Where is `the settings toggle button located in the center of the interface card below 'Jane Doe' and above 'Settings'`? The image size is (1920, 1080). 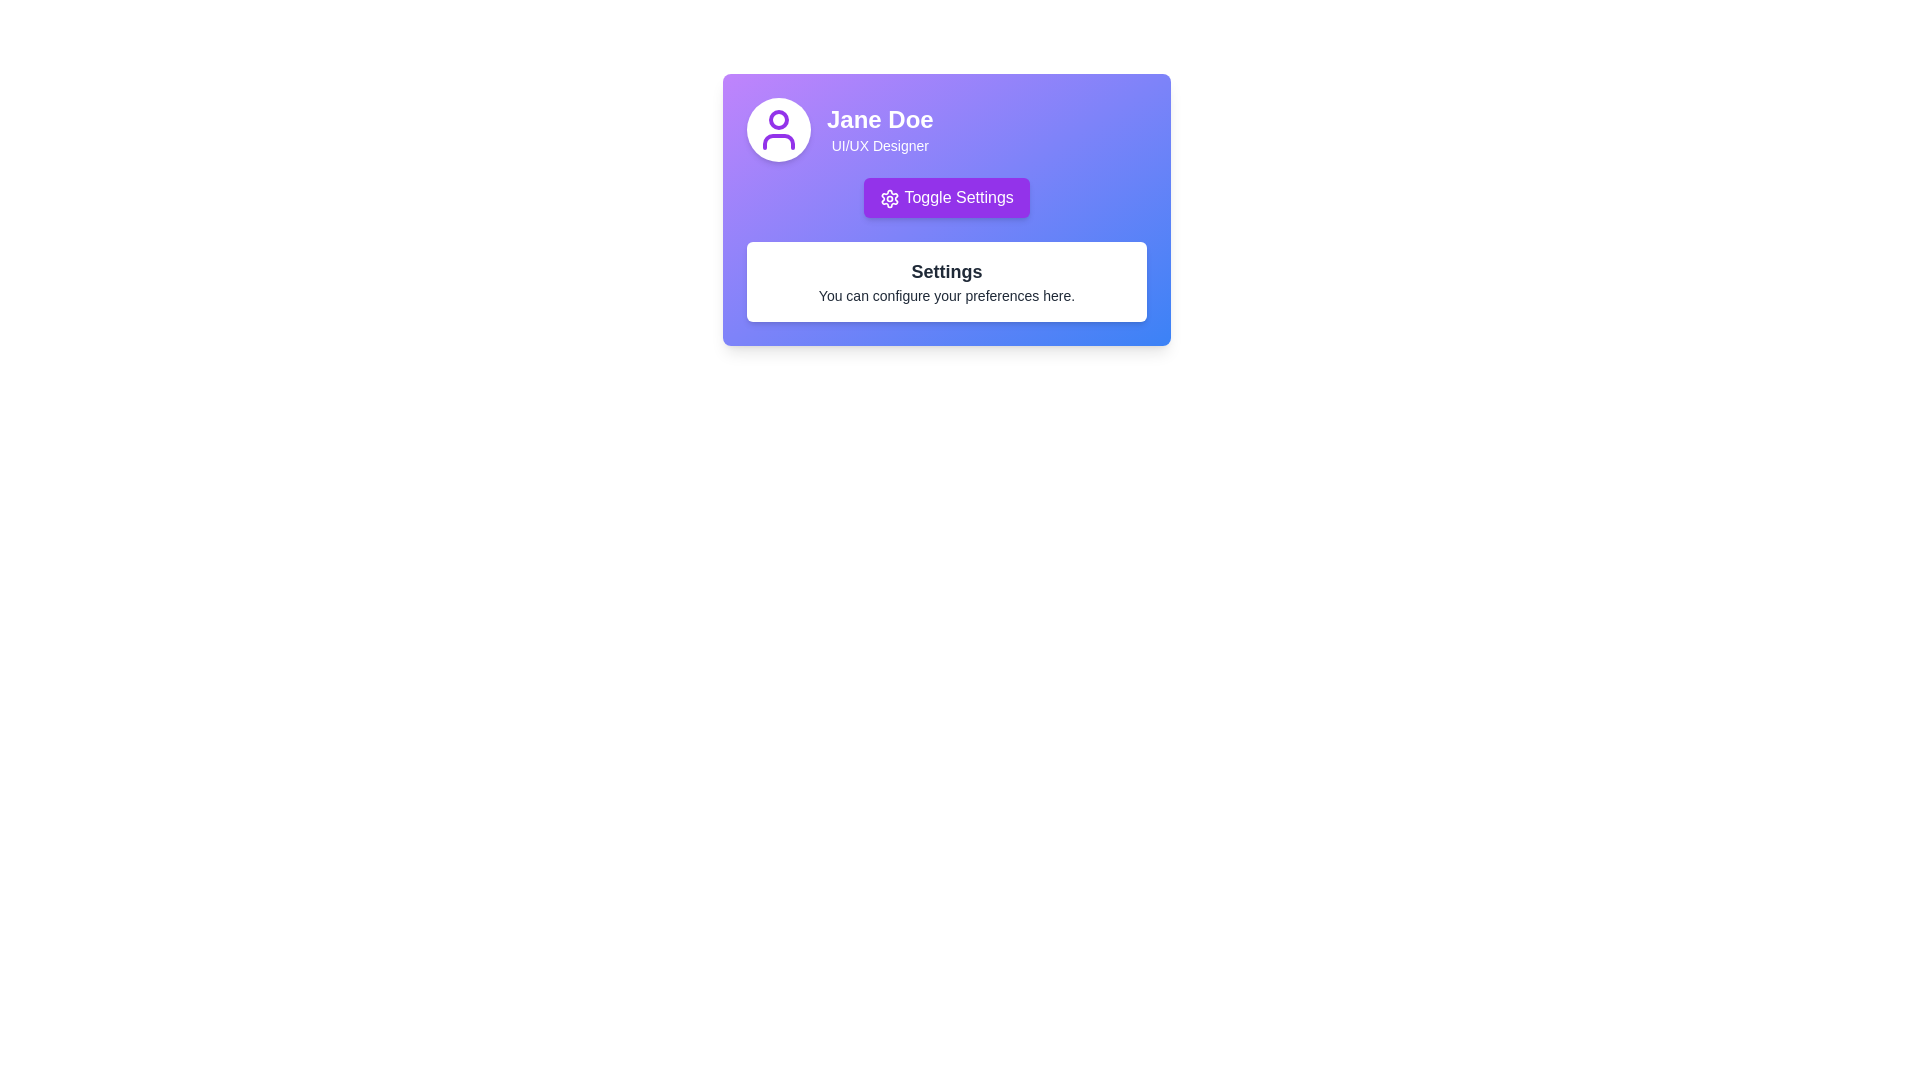
the settings toggle button located in the center of the interface card below 'Jane Doe' and above 'Settings' is located at coordinates (945, 197).